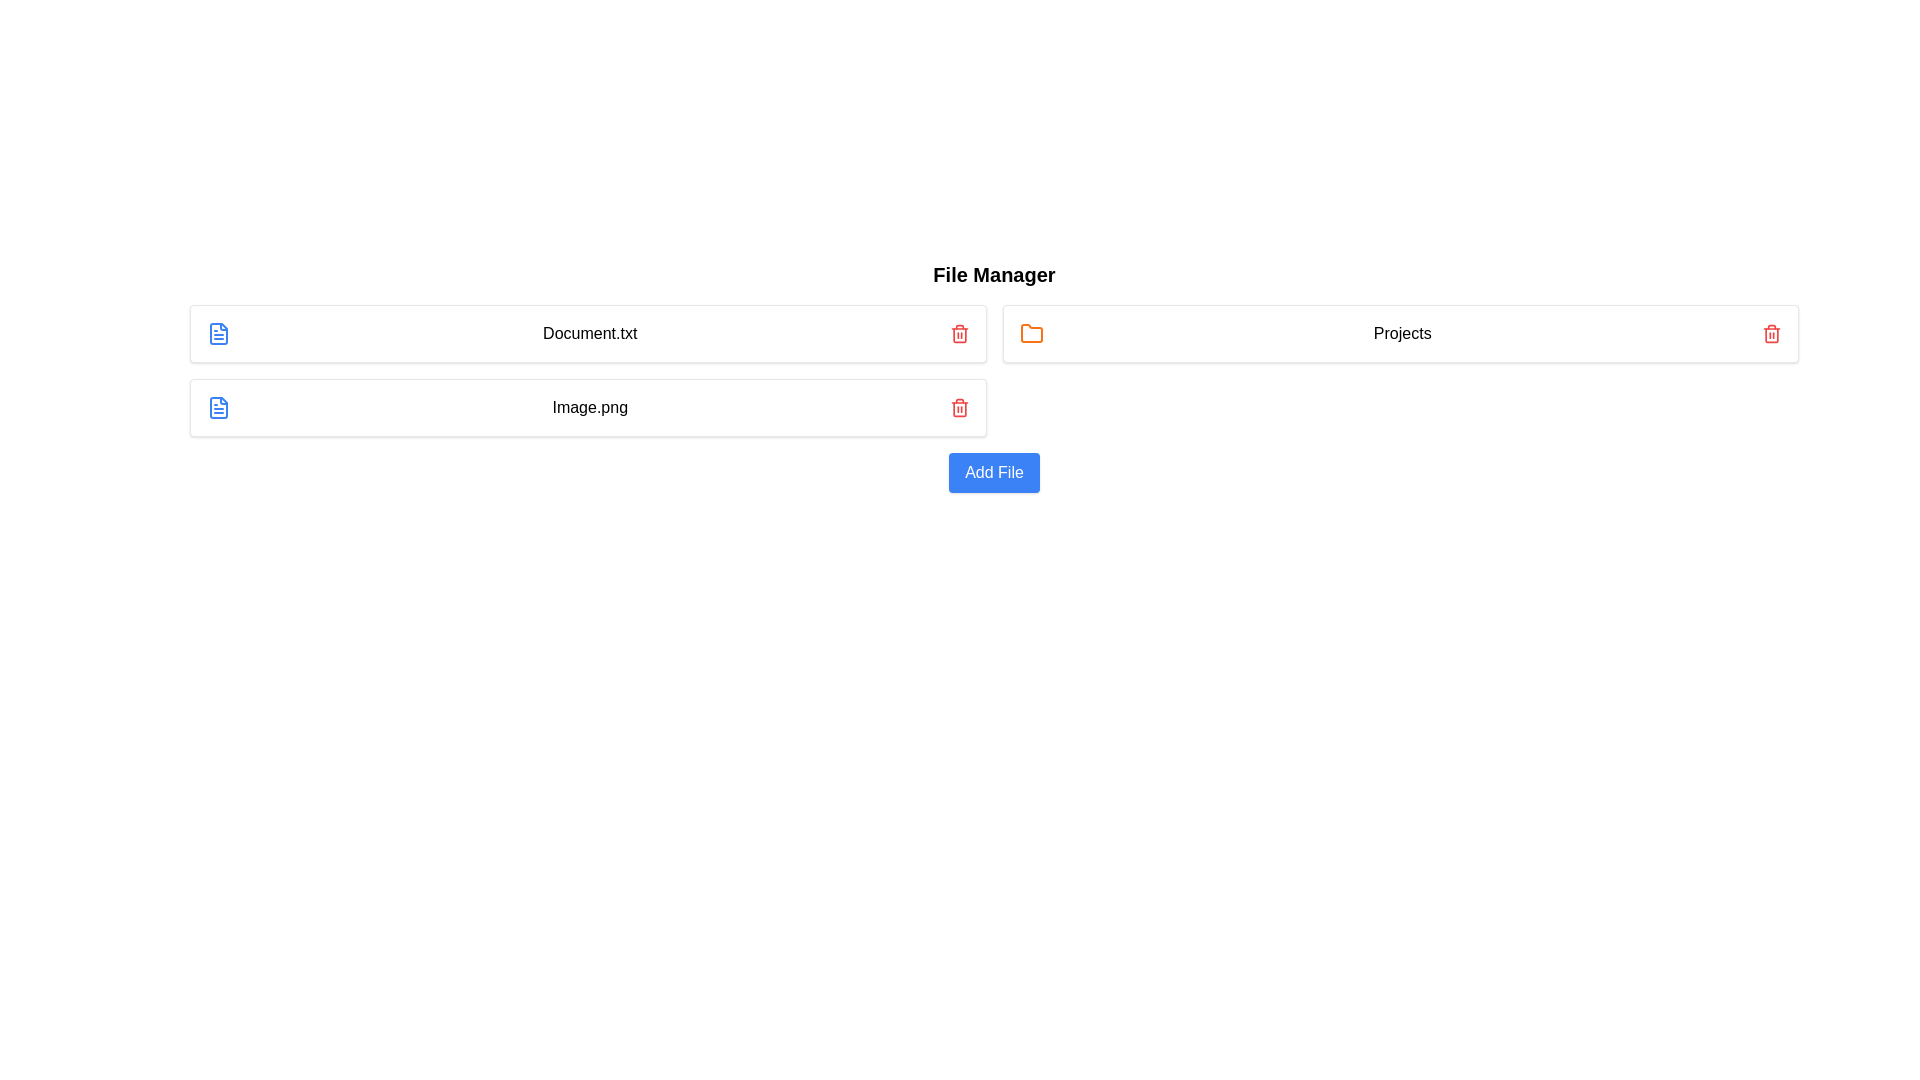 The image size is (1920, 1080). I want to click on file name 'Document.txt' from the File Entry element, which is the first item in the left column of a grid layout, featuring a blue file icon on the left and a red trashcan icon on the right, so click(587, 333).